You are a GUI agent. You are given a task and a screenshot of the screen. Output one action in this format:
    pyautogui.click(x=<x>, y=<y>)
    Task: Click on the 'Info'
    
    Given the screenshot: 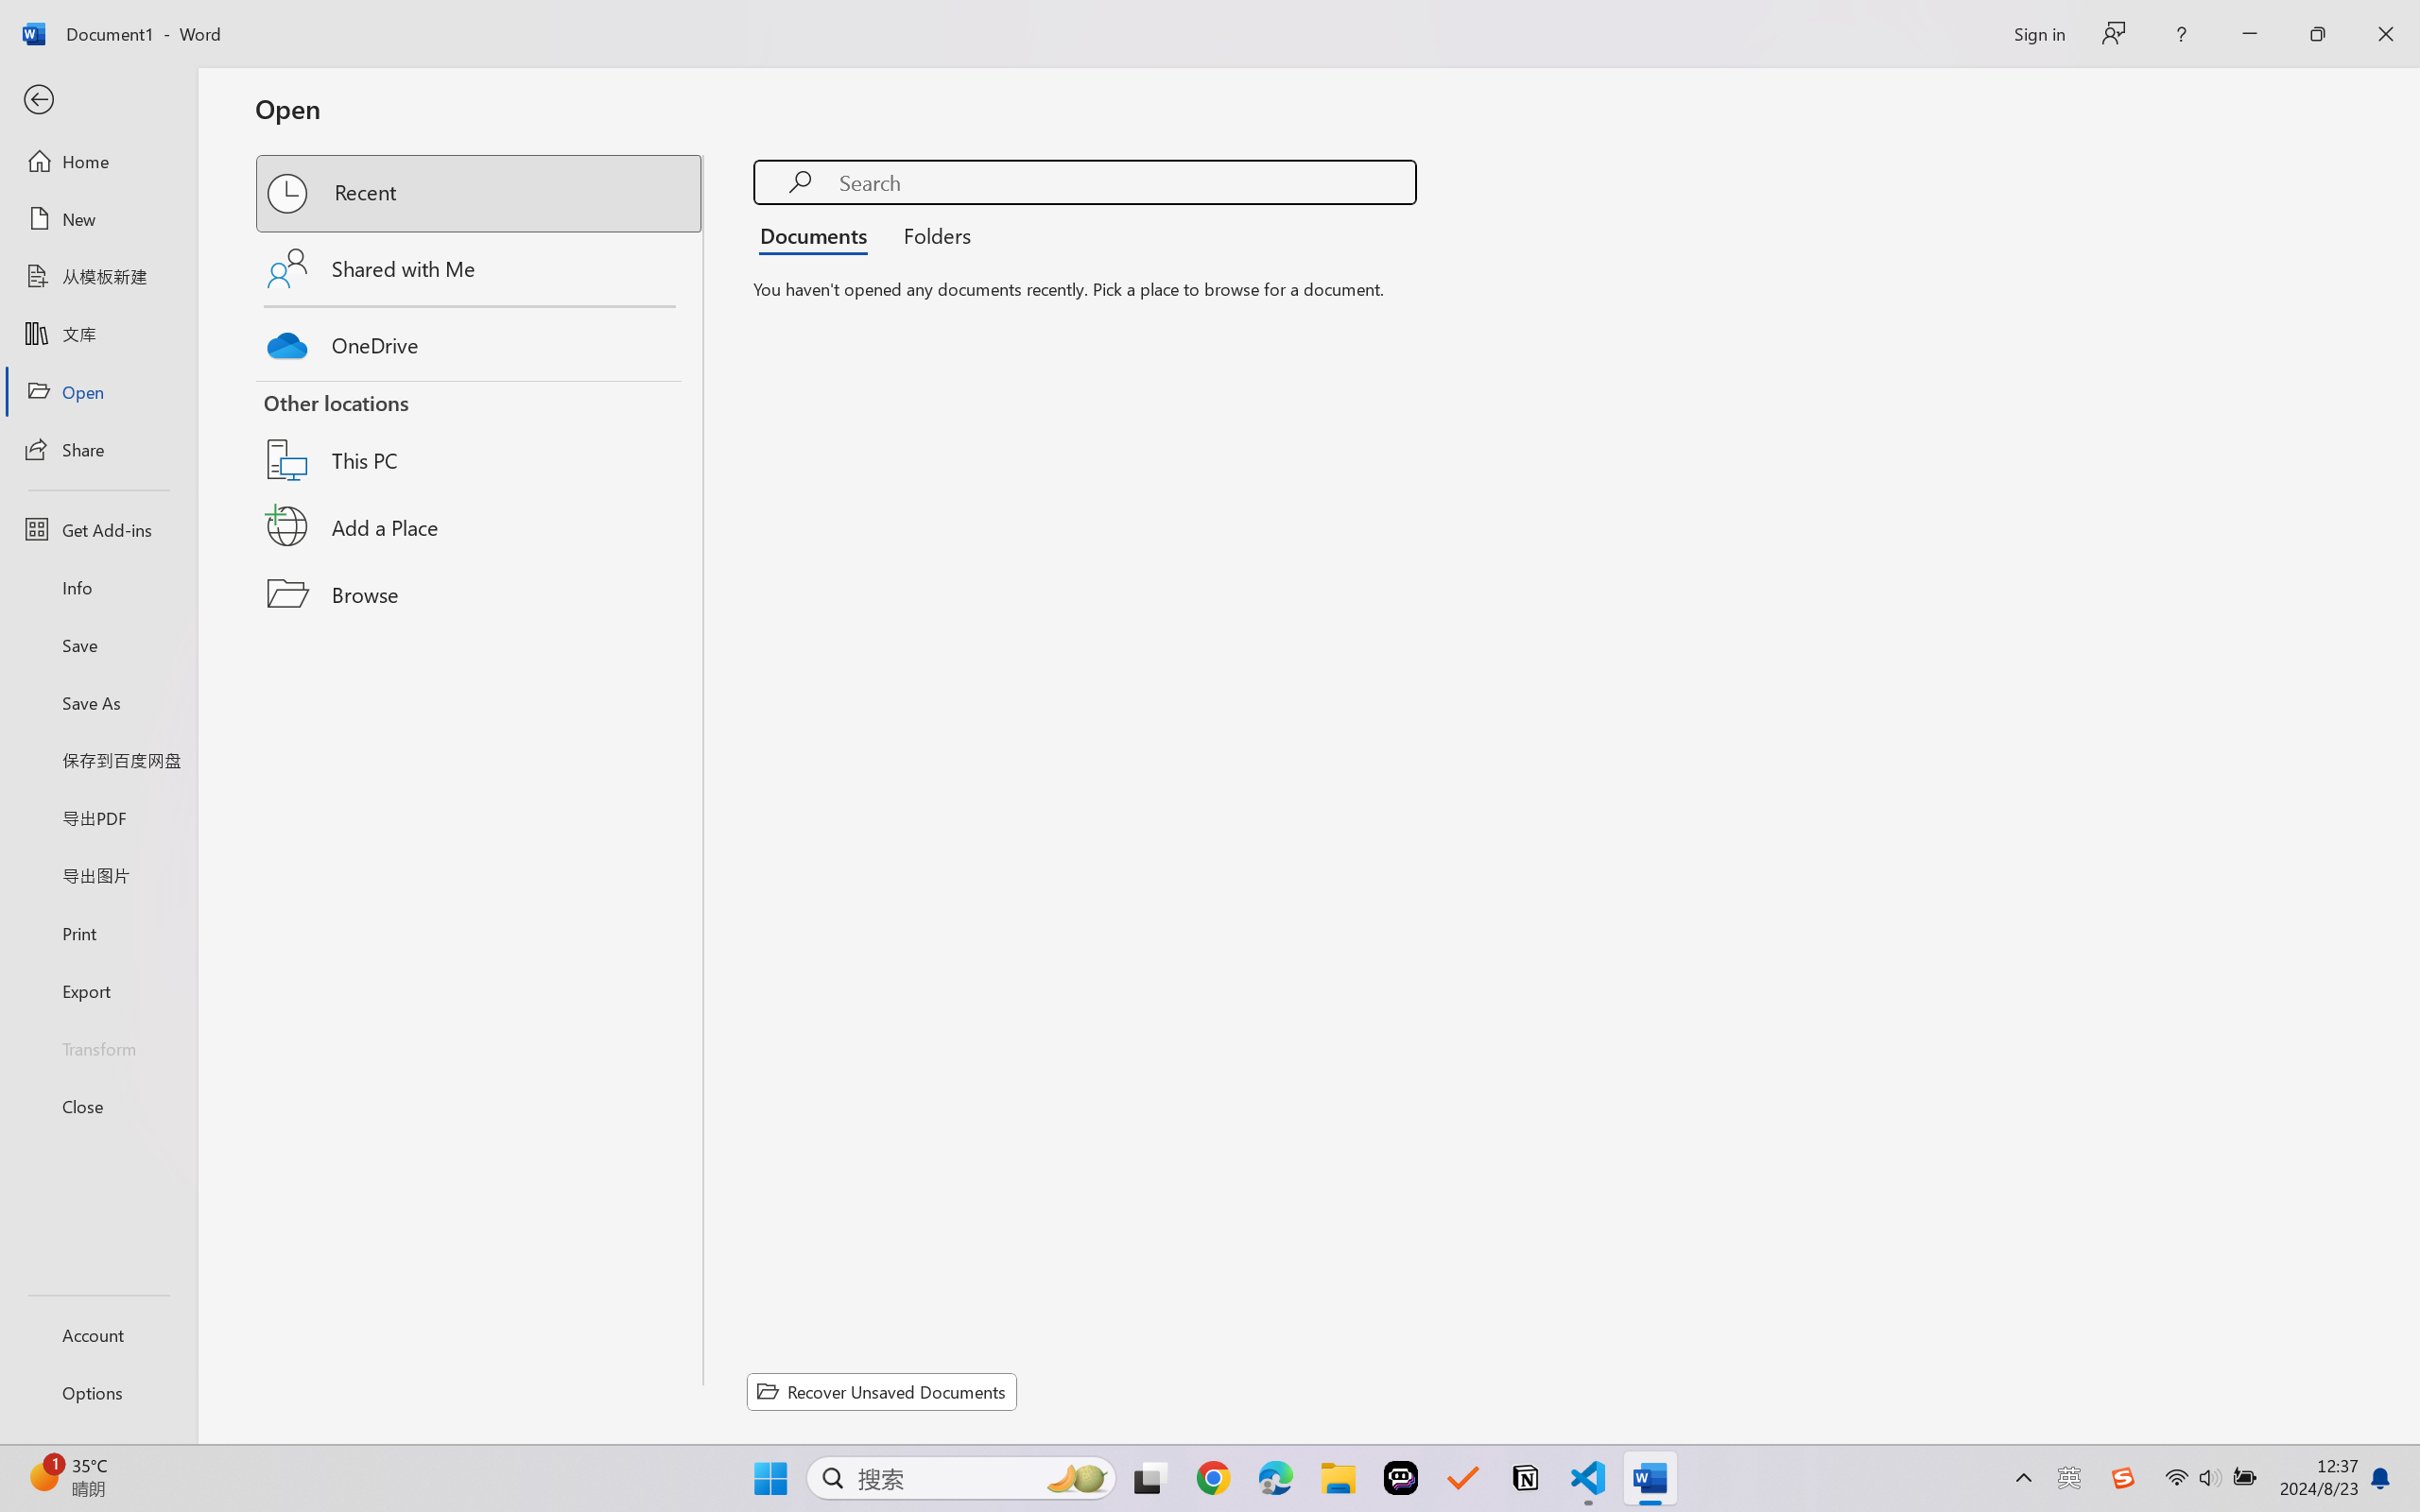 What is the action you would take?
    pyautogui.click(x=97, y=586)
    